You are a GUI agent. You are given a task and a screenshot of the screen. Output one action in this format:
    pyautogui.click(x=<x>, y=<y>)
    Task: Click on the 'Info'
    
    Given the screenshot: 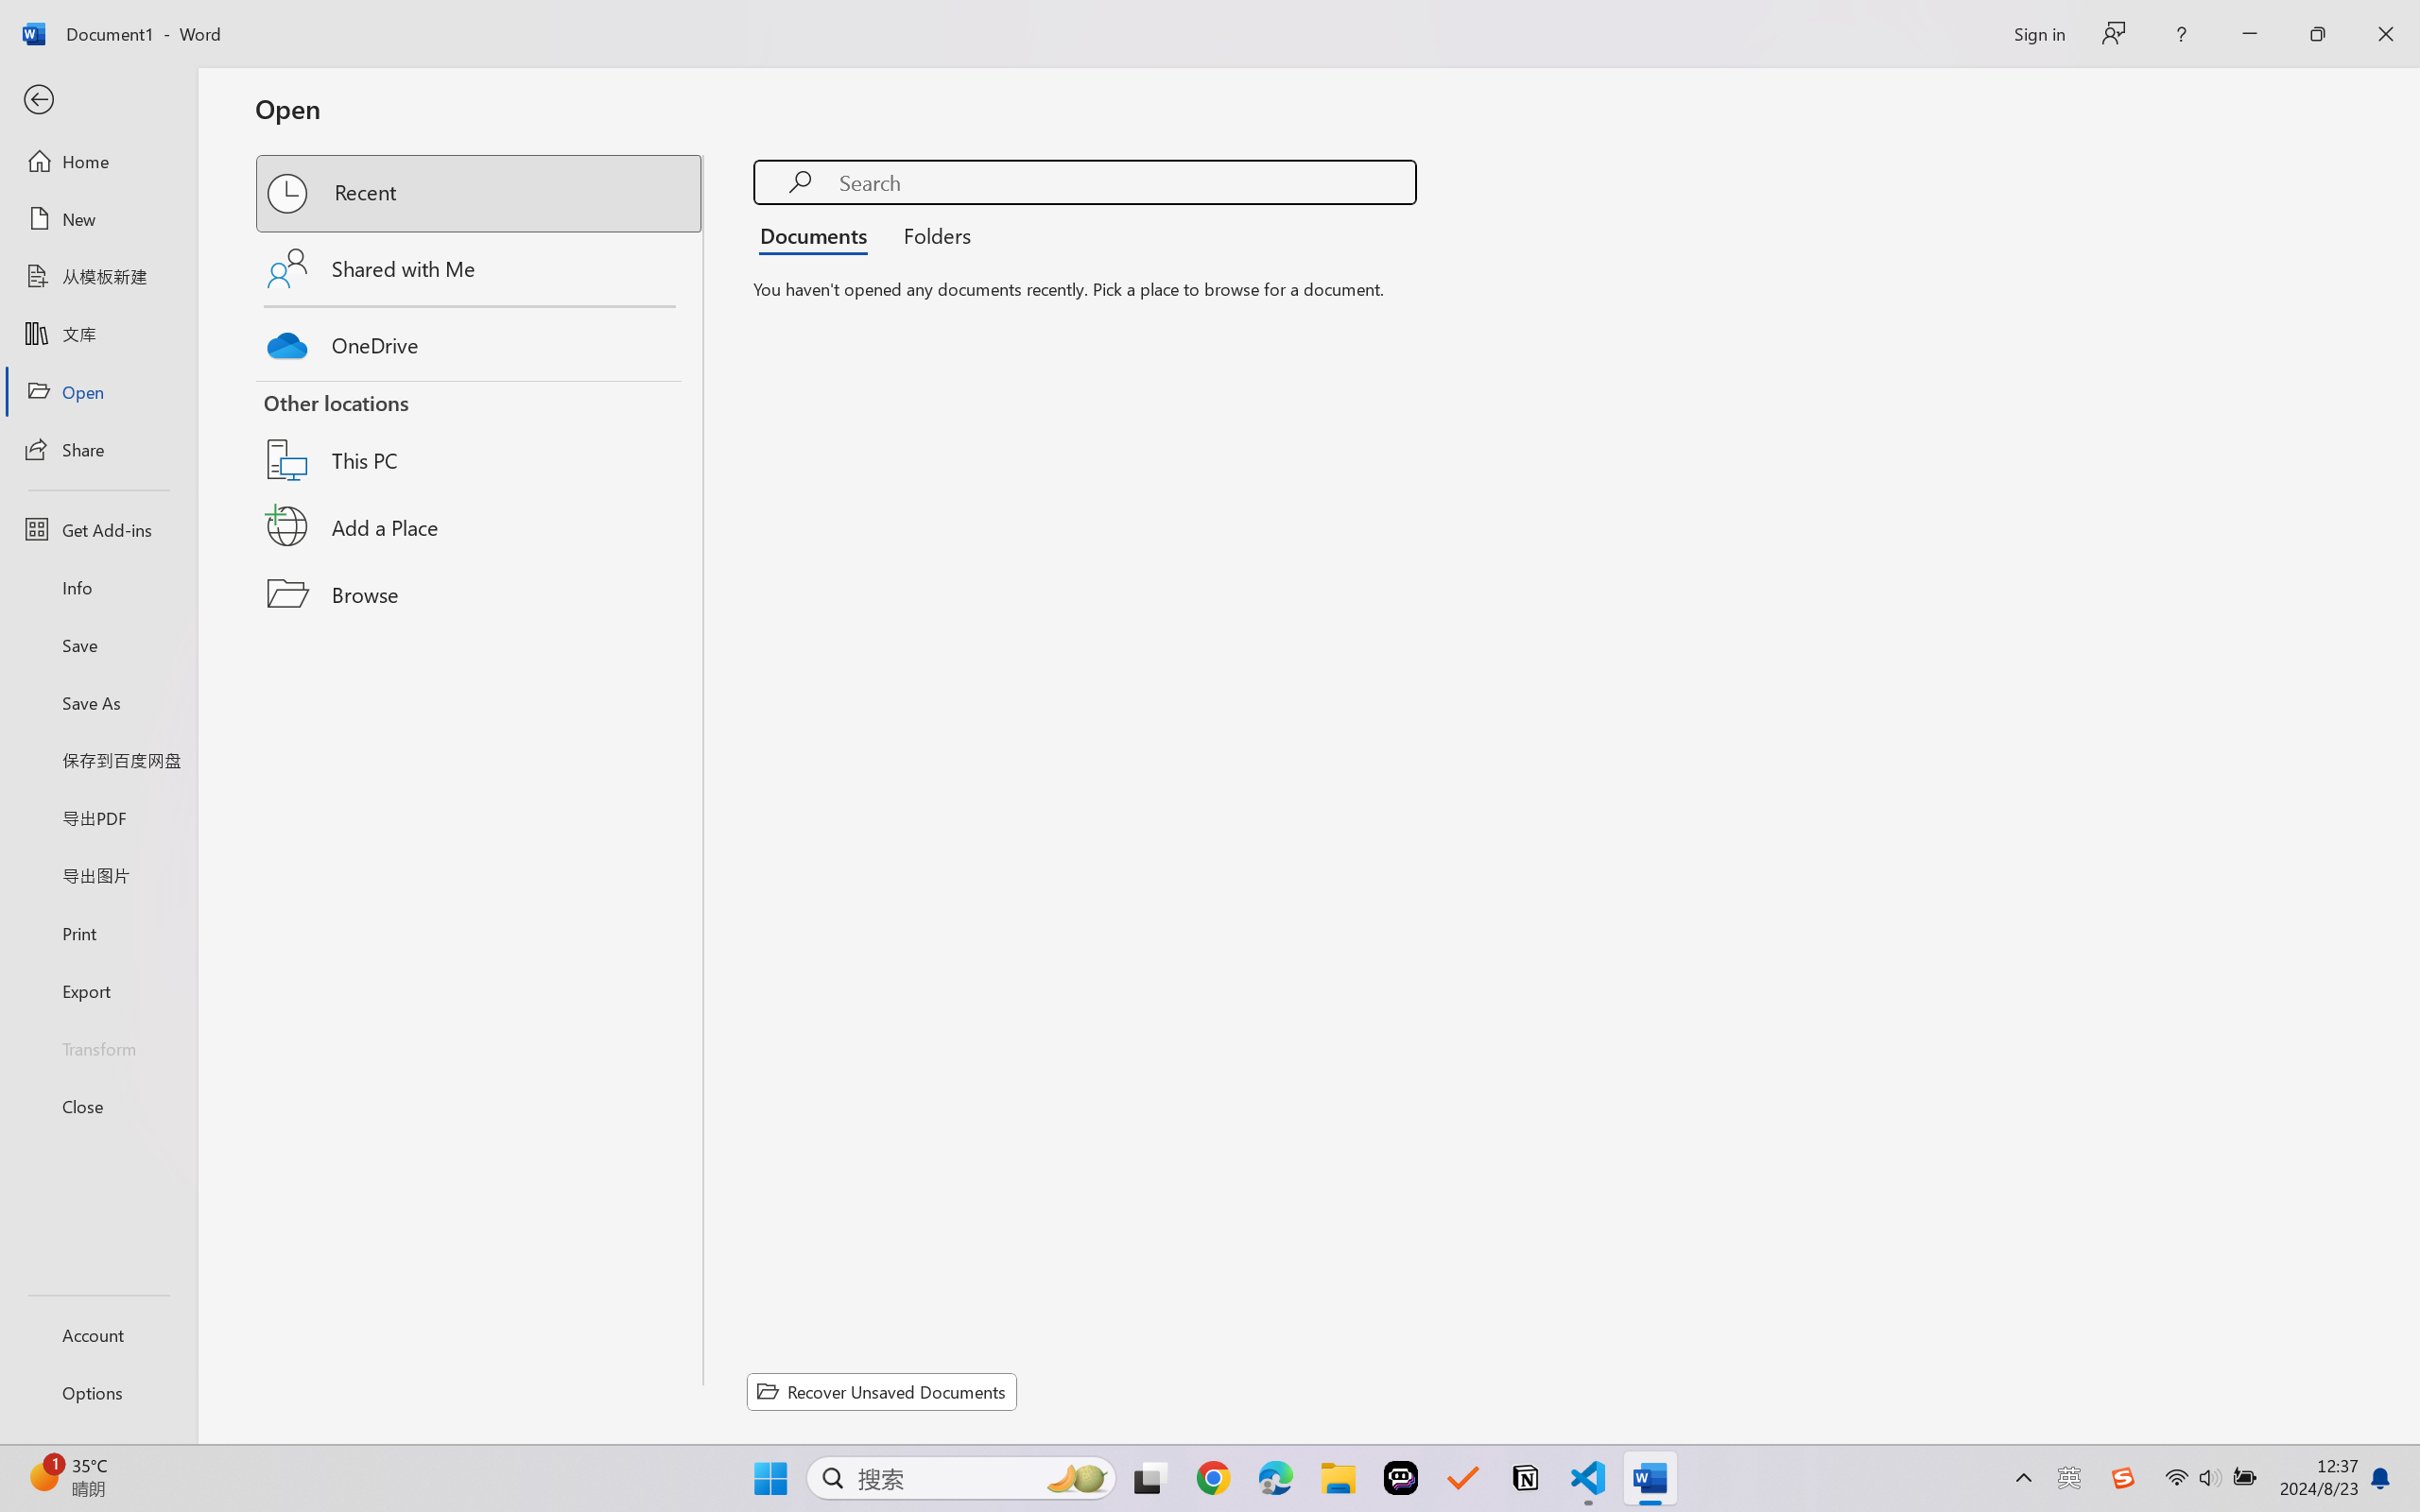 What is the action you would take?
    pyautogui.click(x=97, y=586)
    